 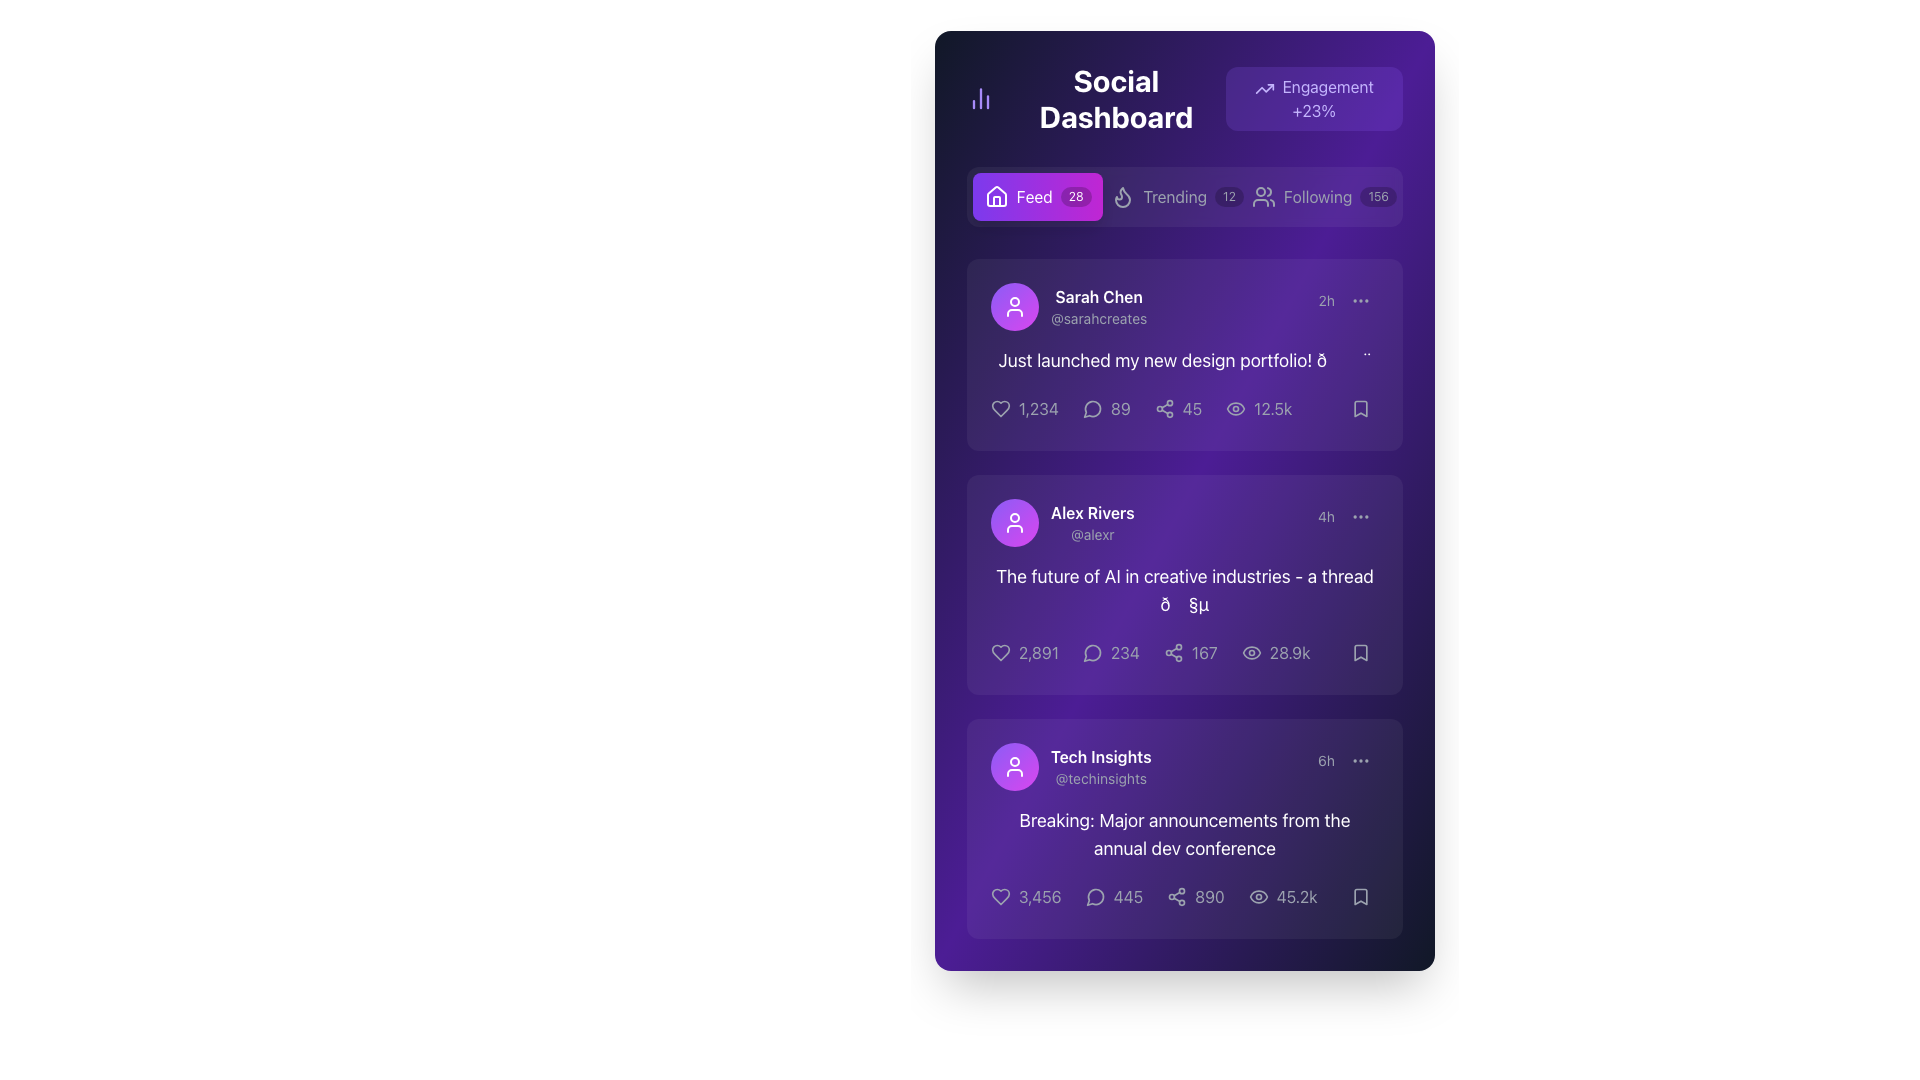 I want to click on the circular avatar button displaying 'Alex Rivers', so click(x=1061, y=522).